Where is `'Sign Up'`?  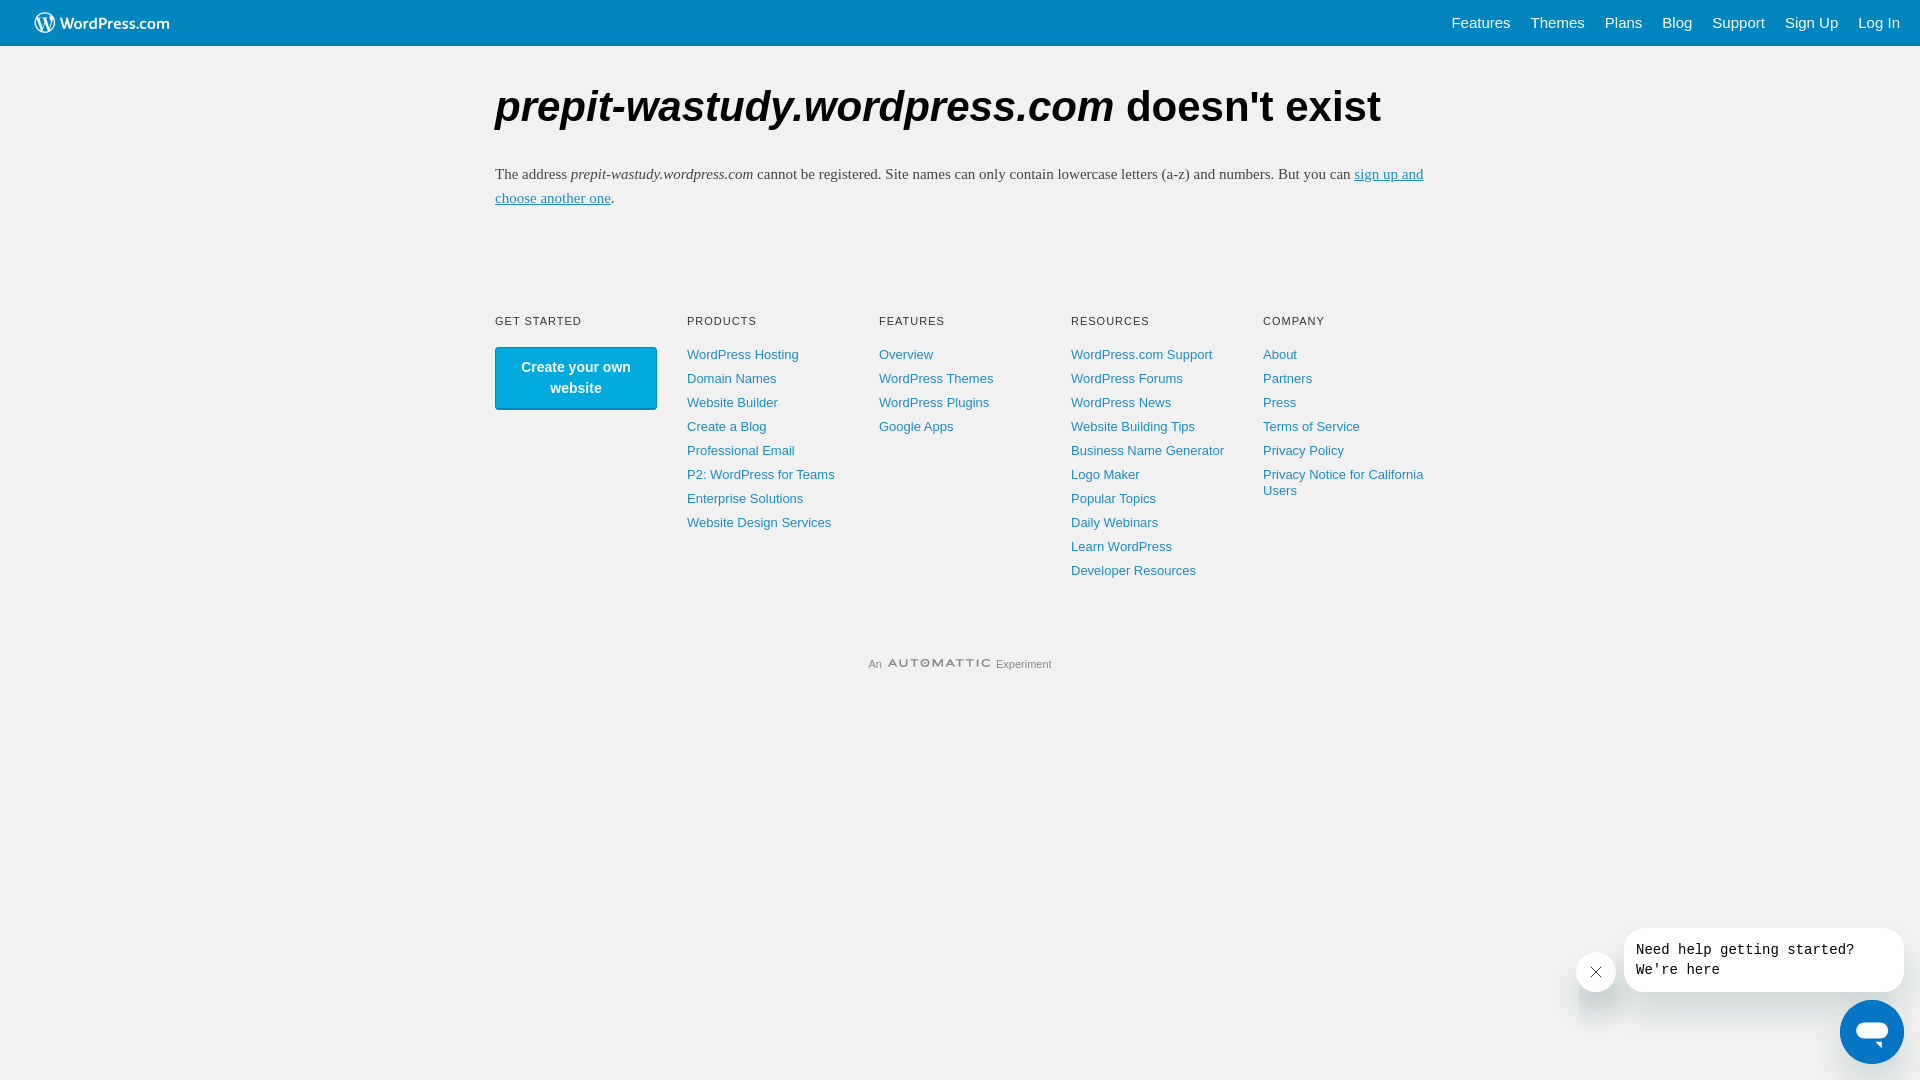 'Sign Up' is located at coordinates (1811, 23).